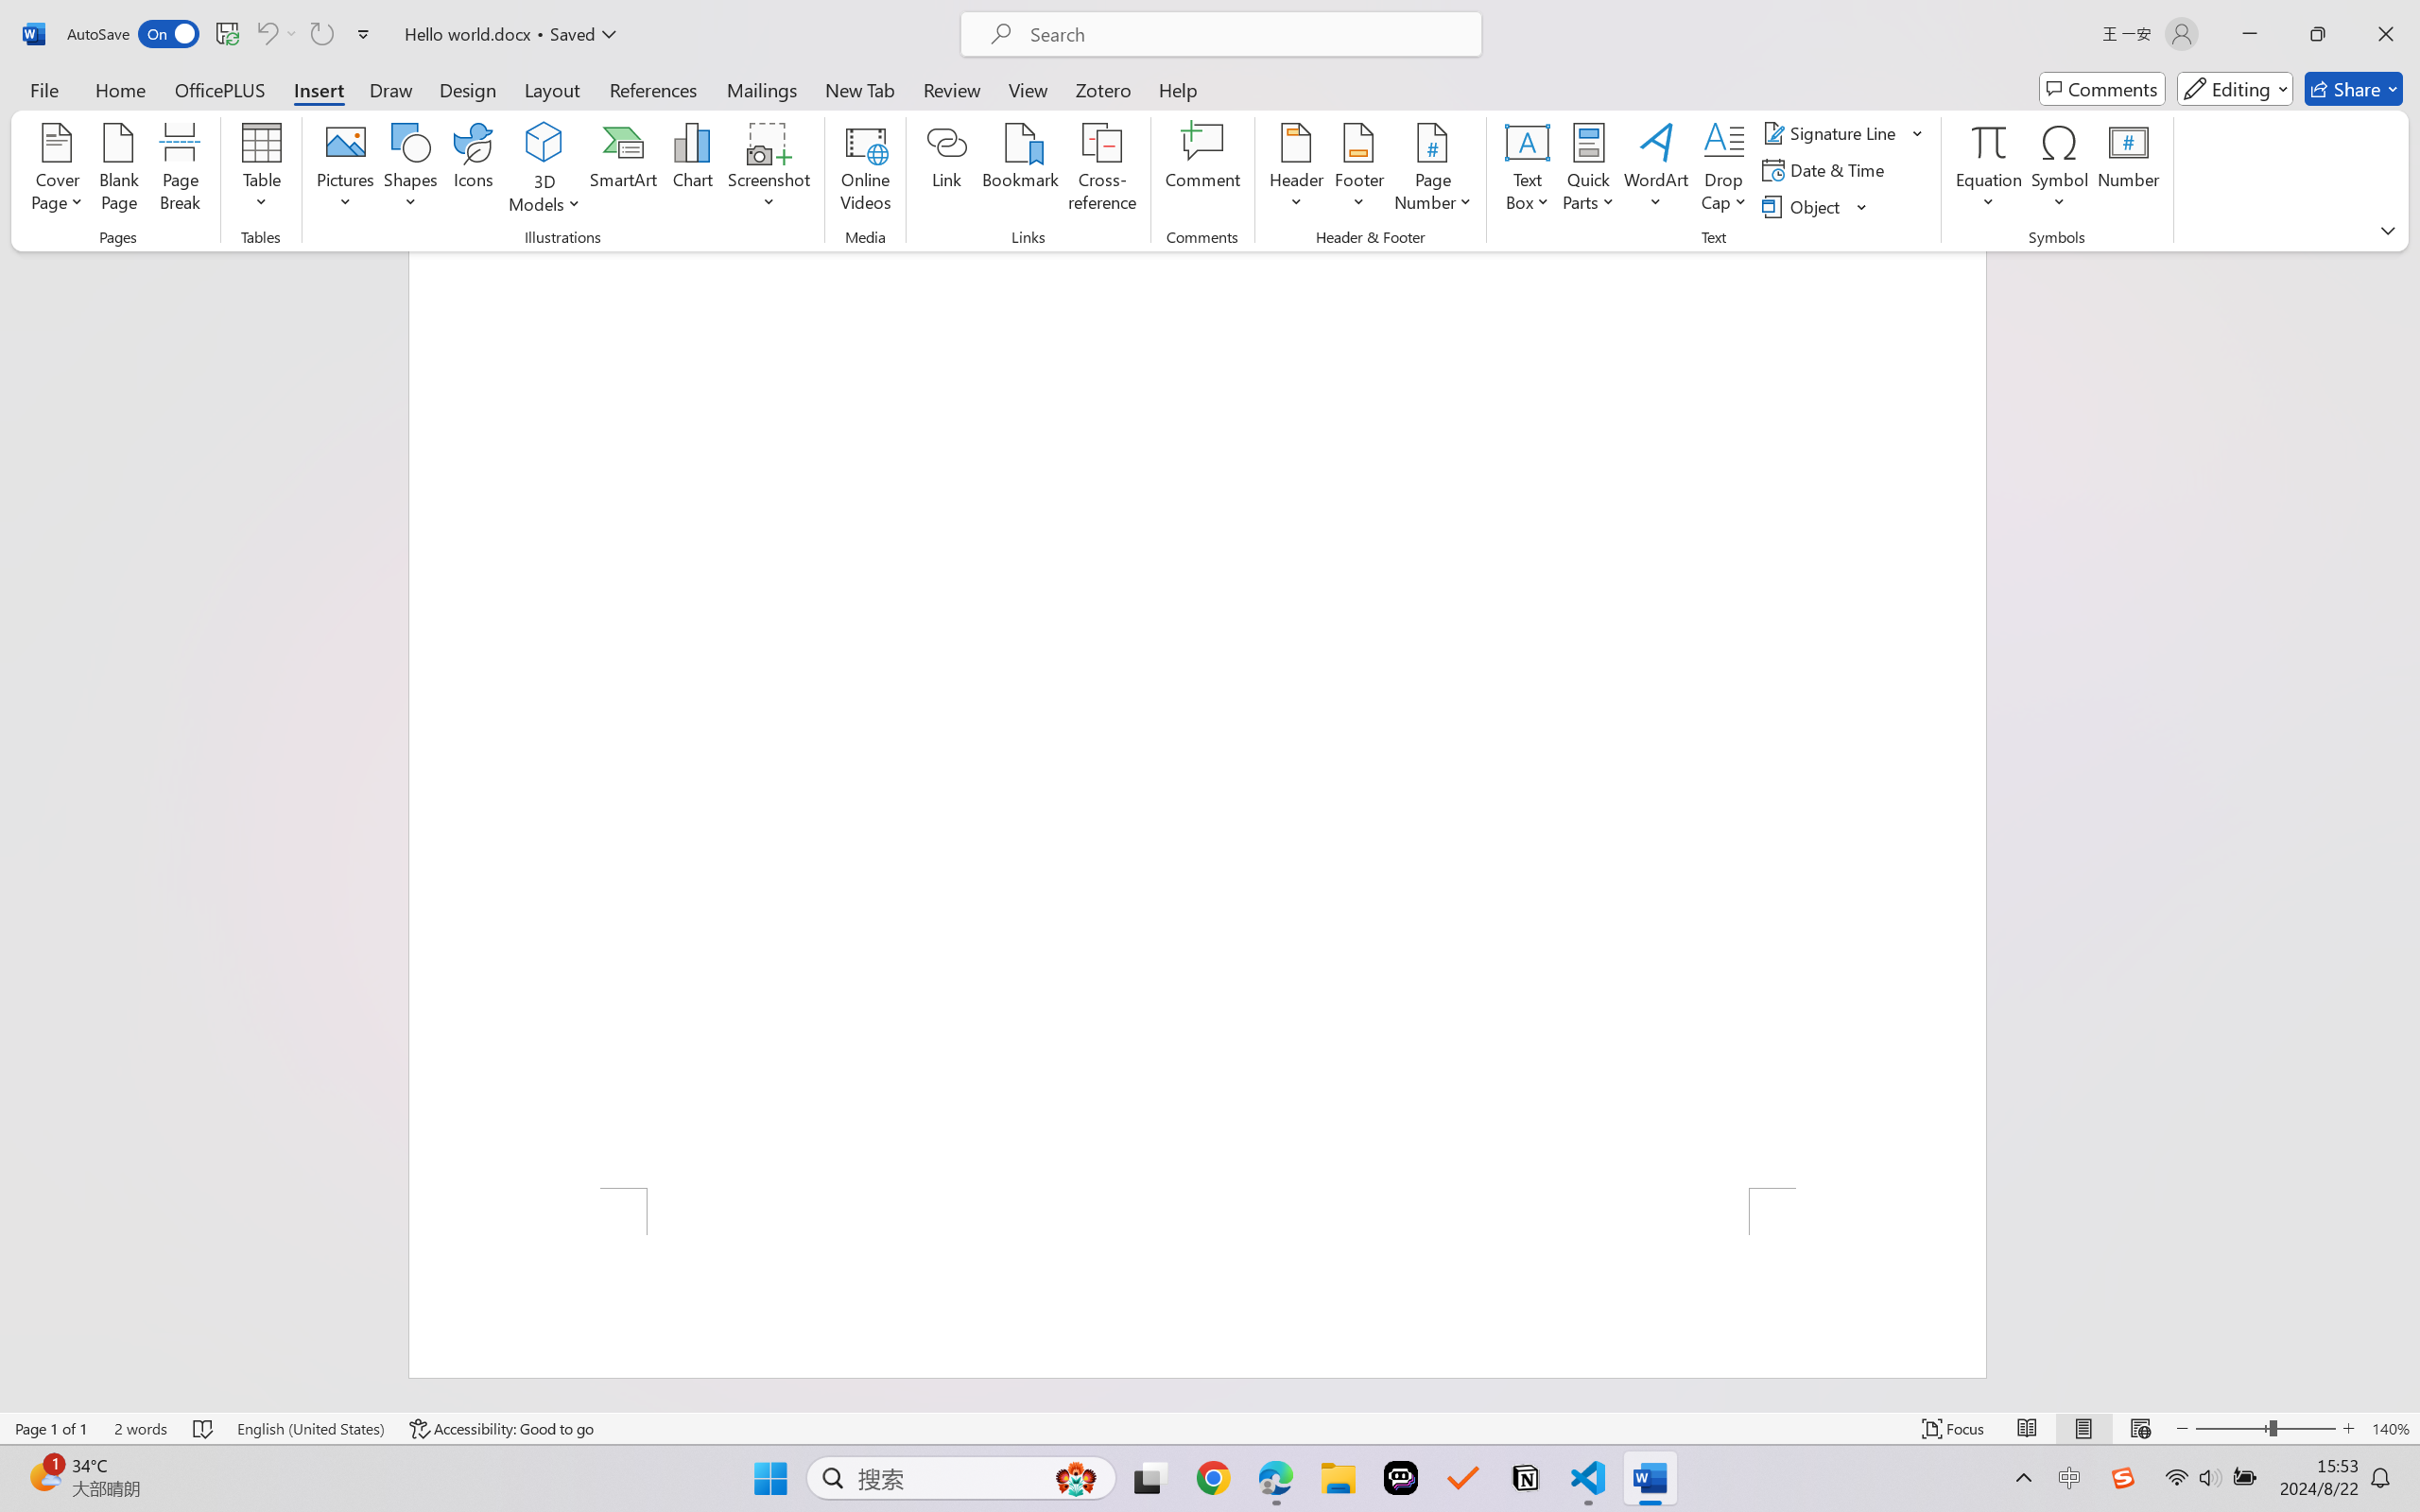  I want to click on 'Print Layout', so click(2083, 1428).